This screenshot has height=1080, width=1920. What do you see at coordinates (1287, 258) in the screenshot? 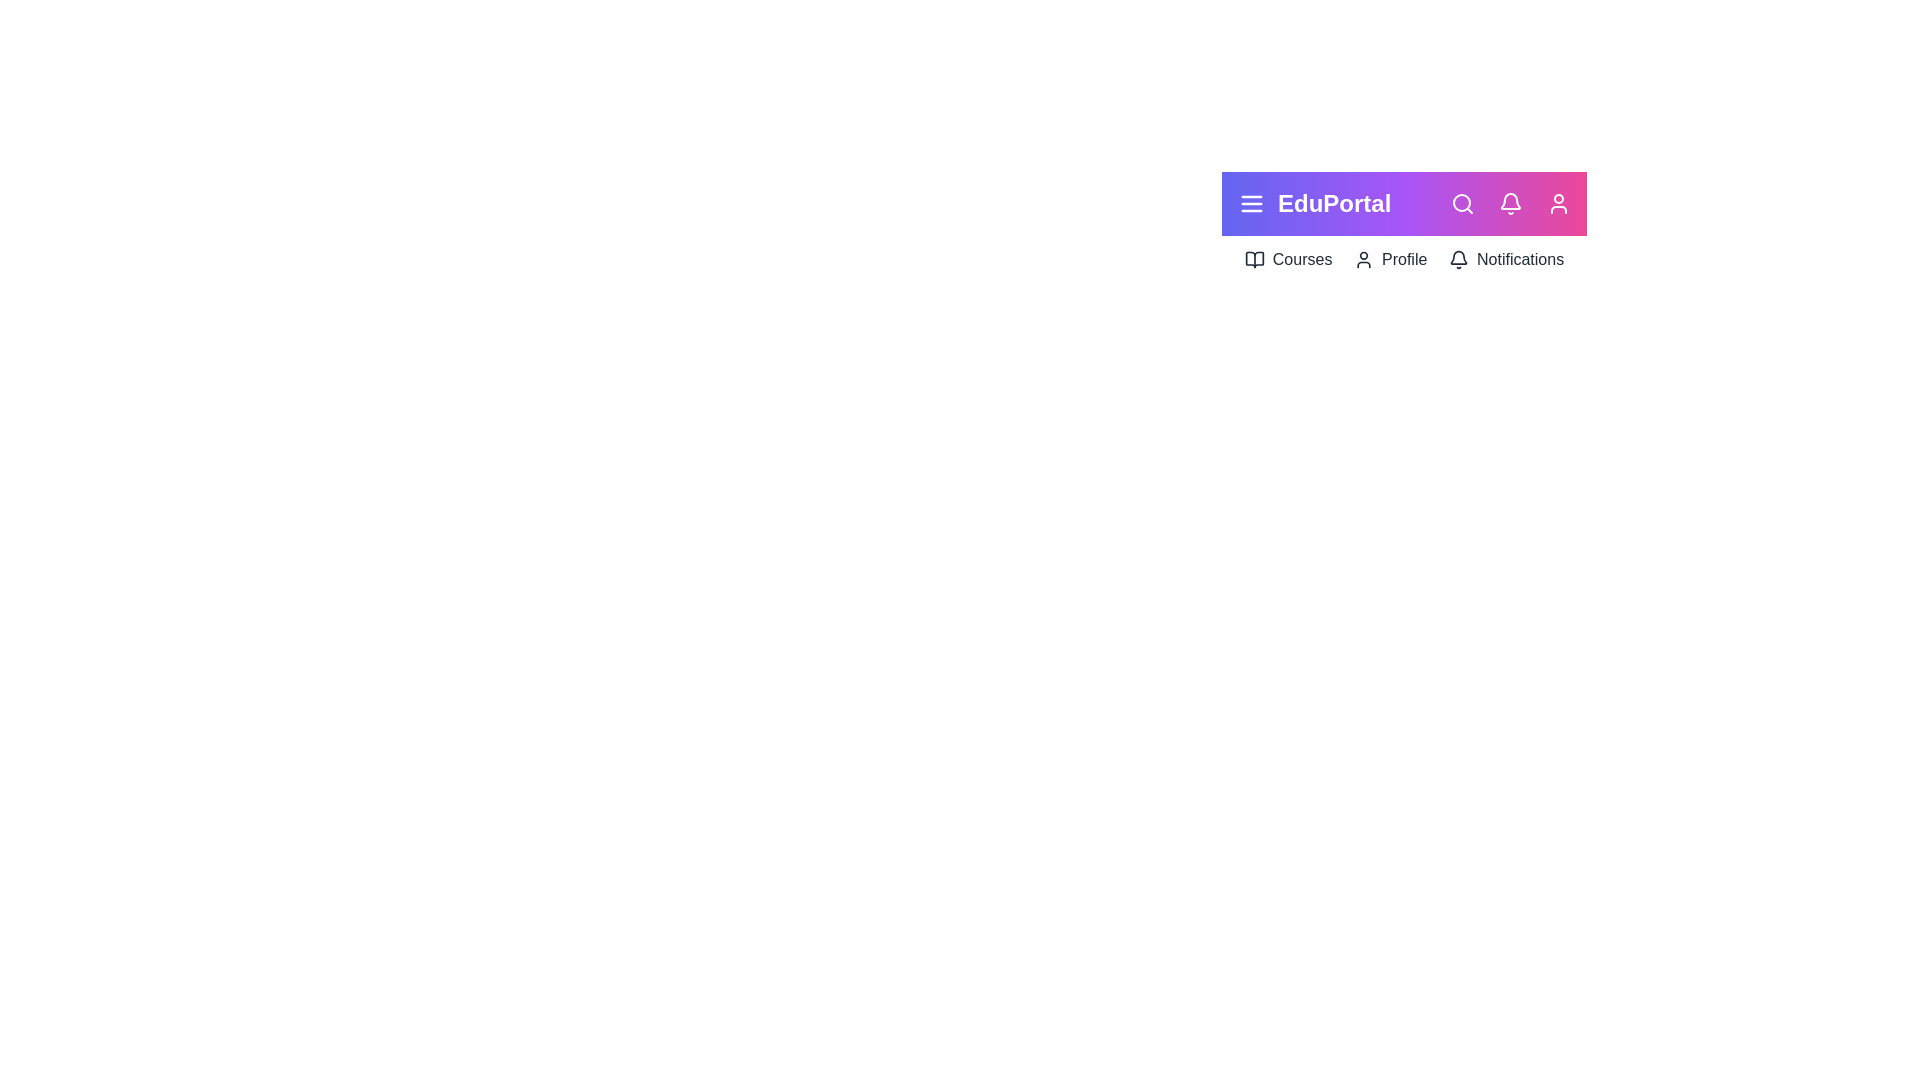
I see `the menu item Courses to navigate to the respective section` at bounding box center [1287, 258].